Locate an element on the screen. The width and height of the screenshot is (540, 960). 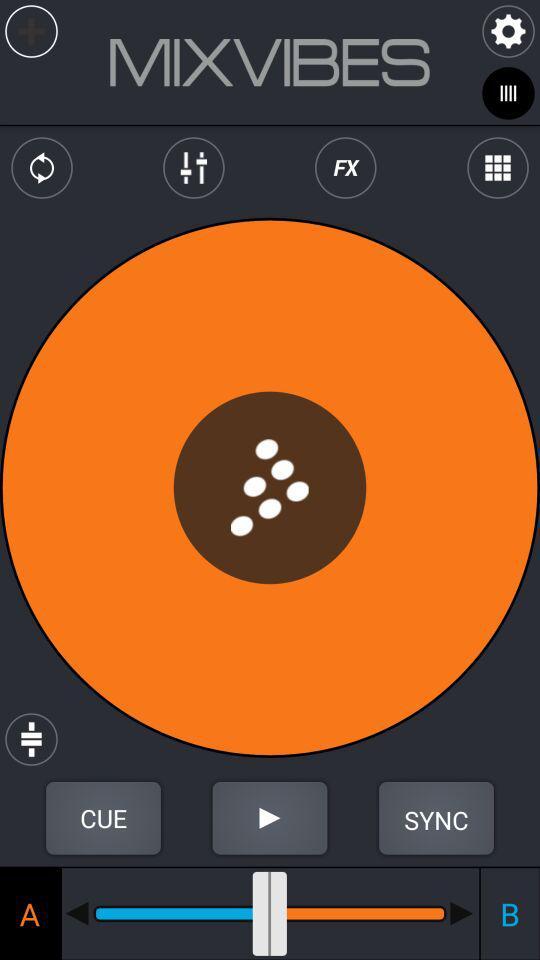
volume options is located at coordinates (193, 167).